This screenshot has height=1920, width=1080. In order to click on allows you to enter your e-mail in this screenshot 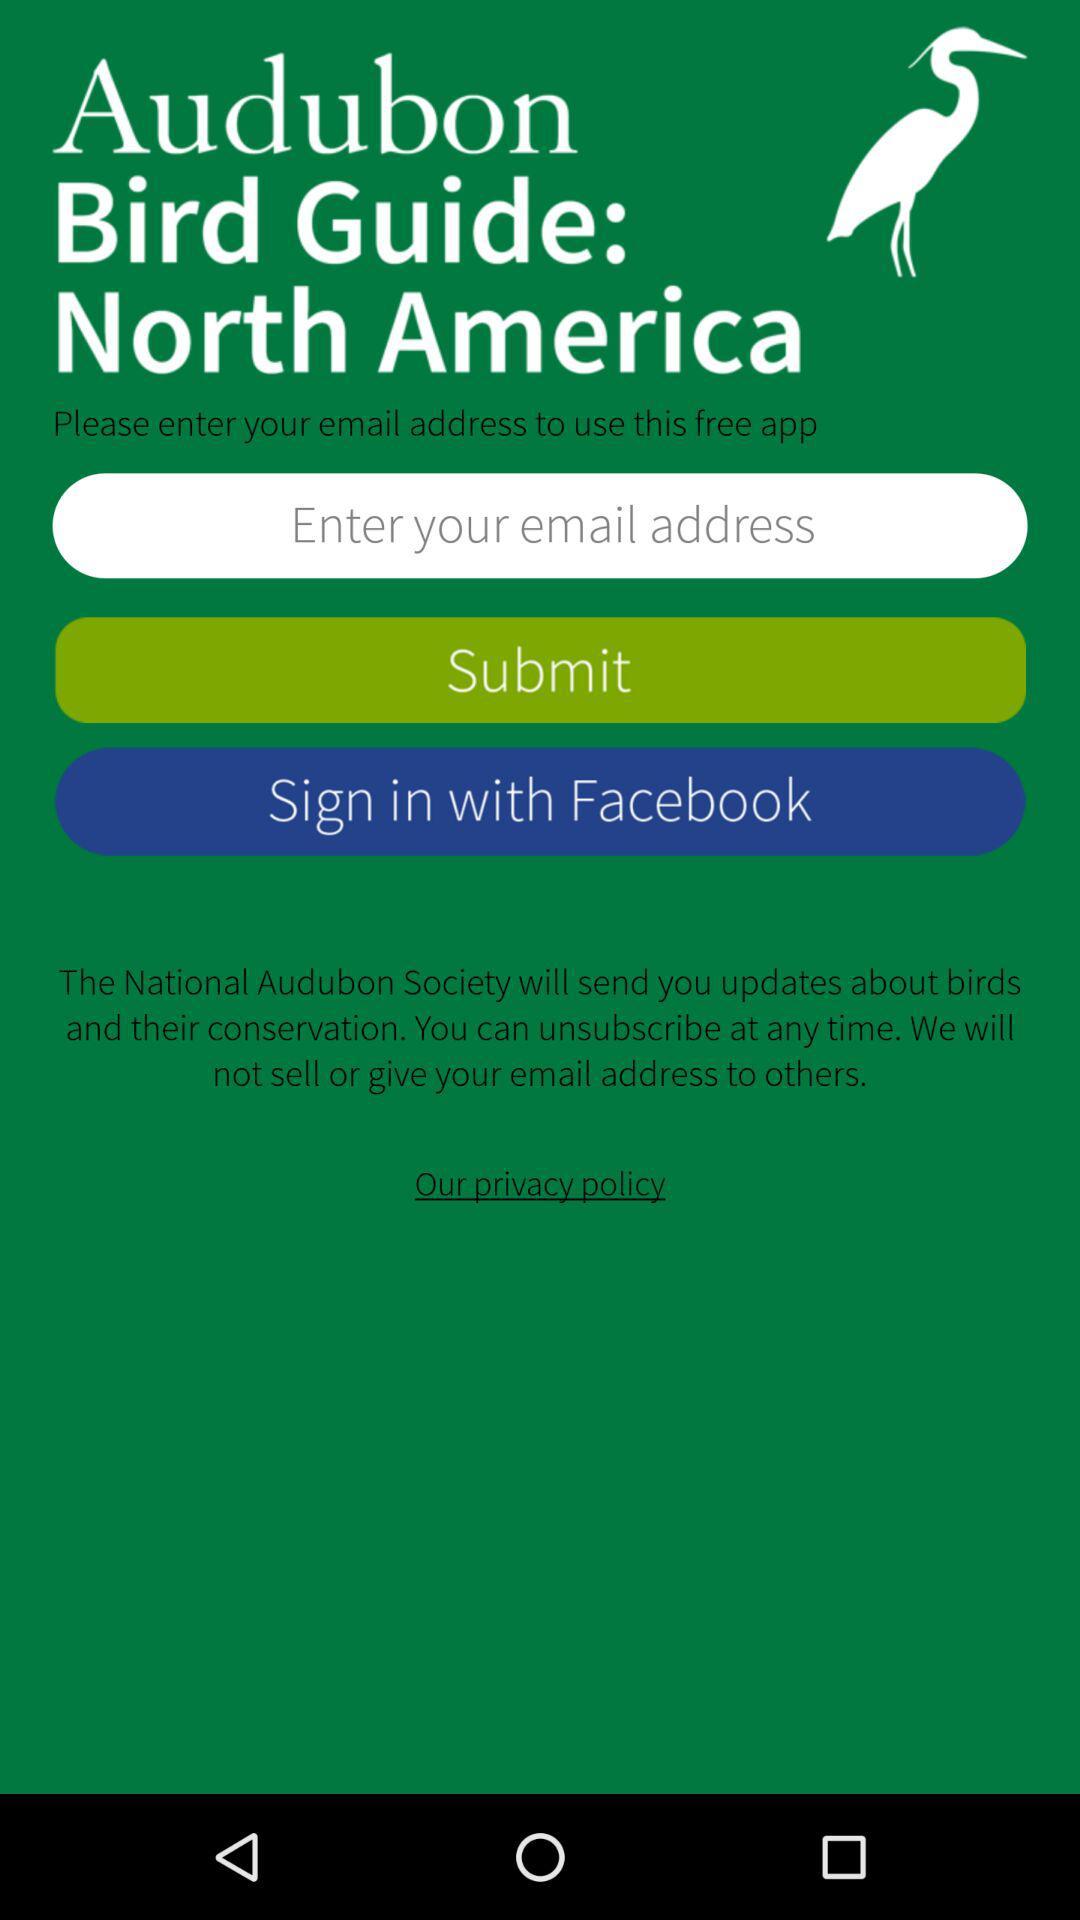, I will do `click(540, 525)`.